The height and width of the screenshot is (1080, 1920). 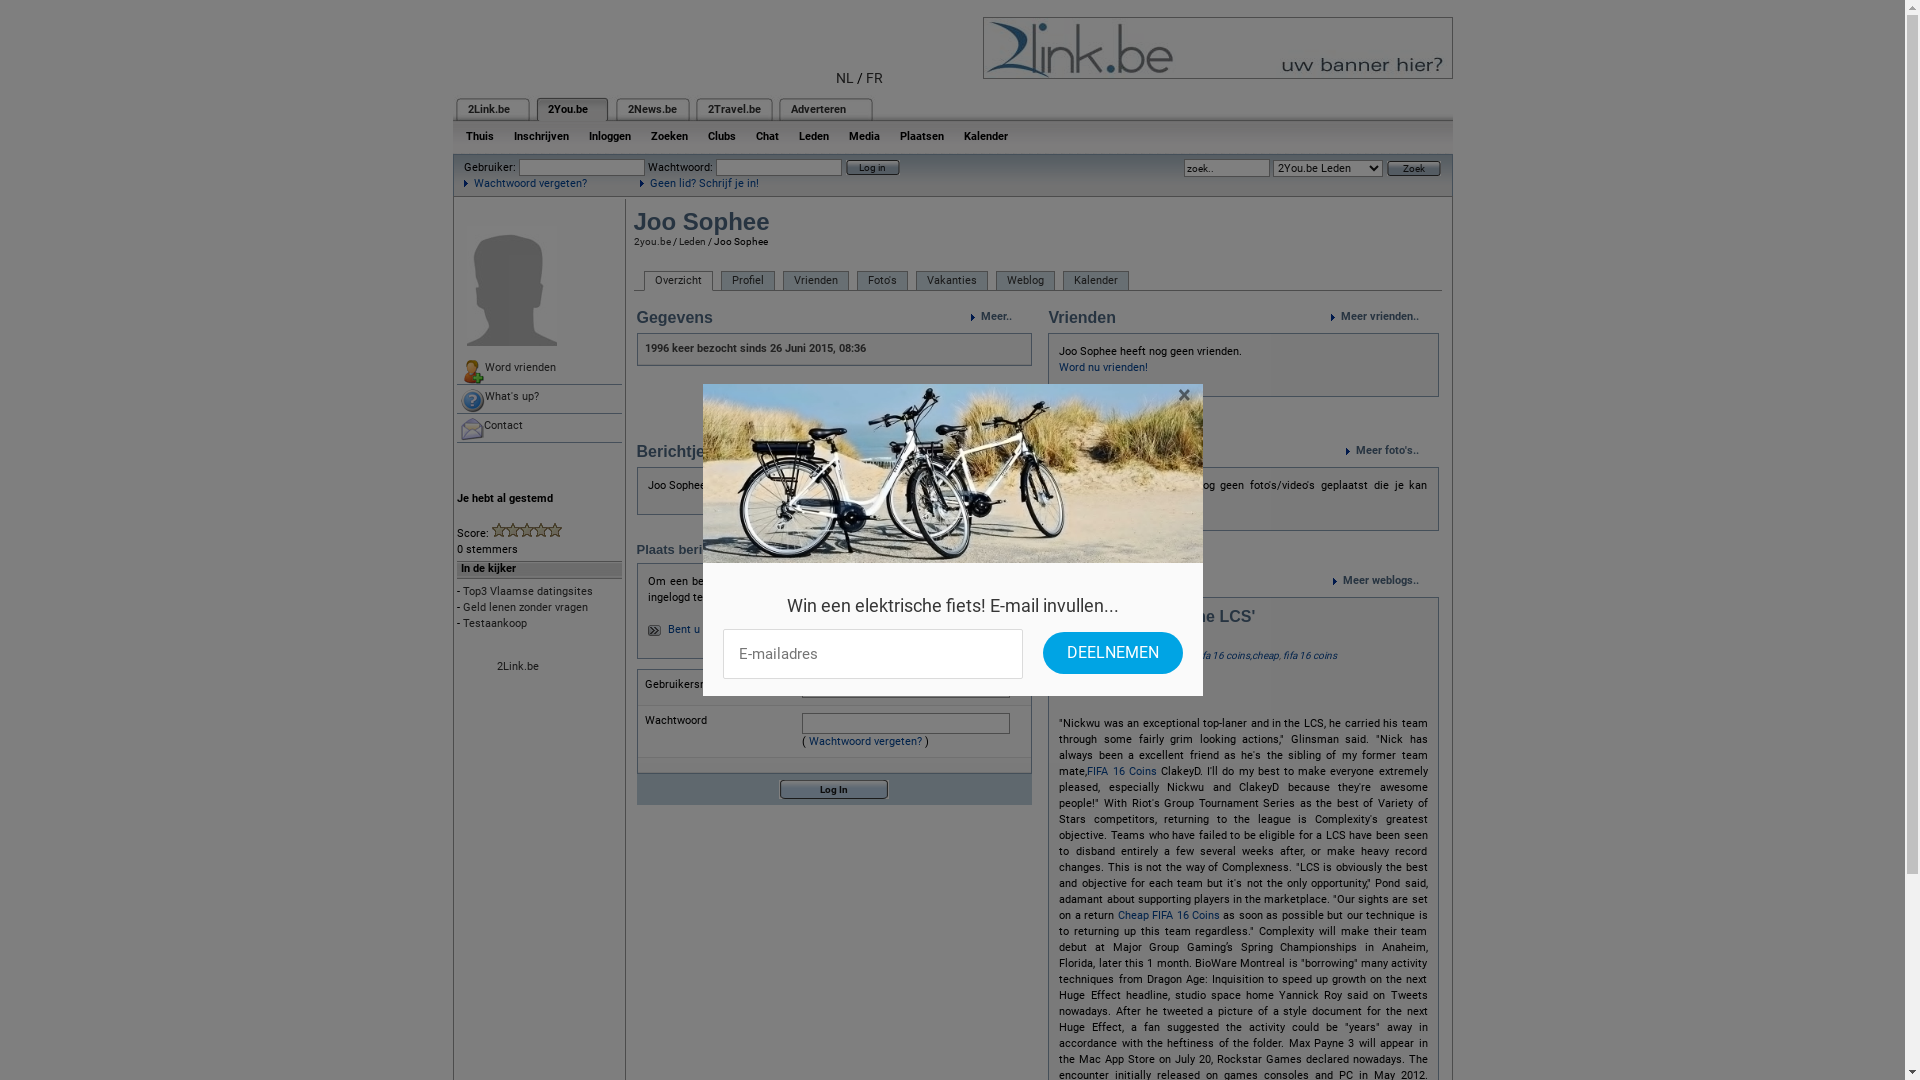 I want to click on 'fifa 16 coins', so click(x=1282, y=655).